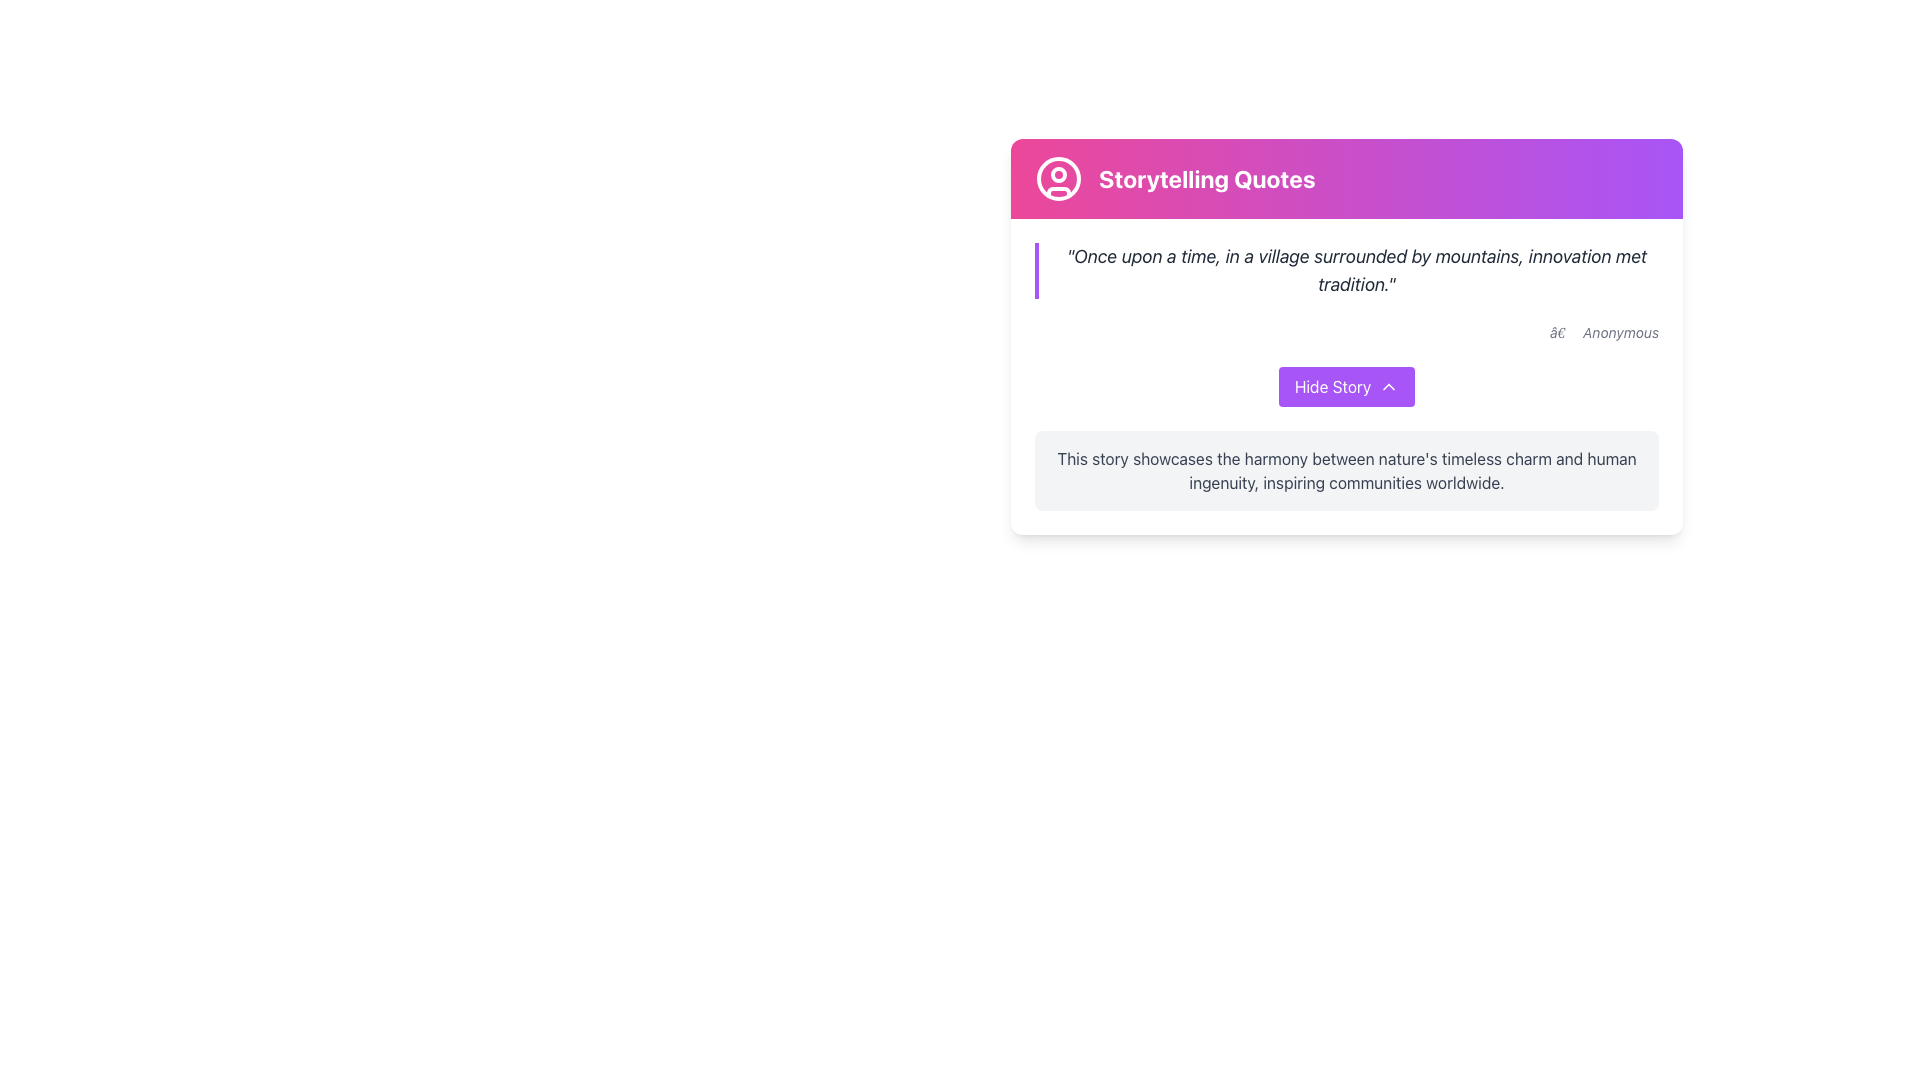 This screenshot has width=1920, height=1080. I want to click on the outer circular shape of the avatar icon located in the header of the 'Storytelling Quotes' widget, which is situated on the extreme left of the purple title bar, so click(1058, 177).